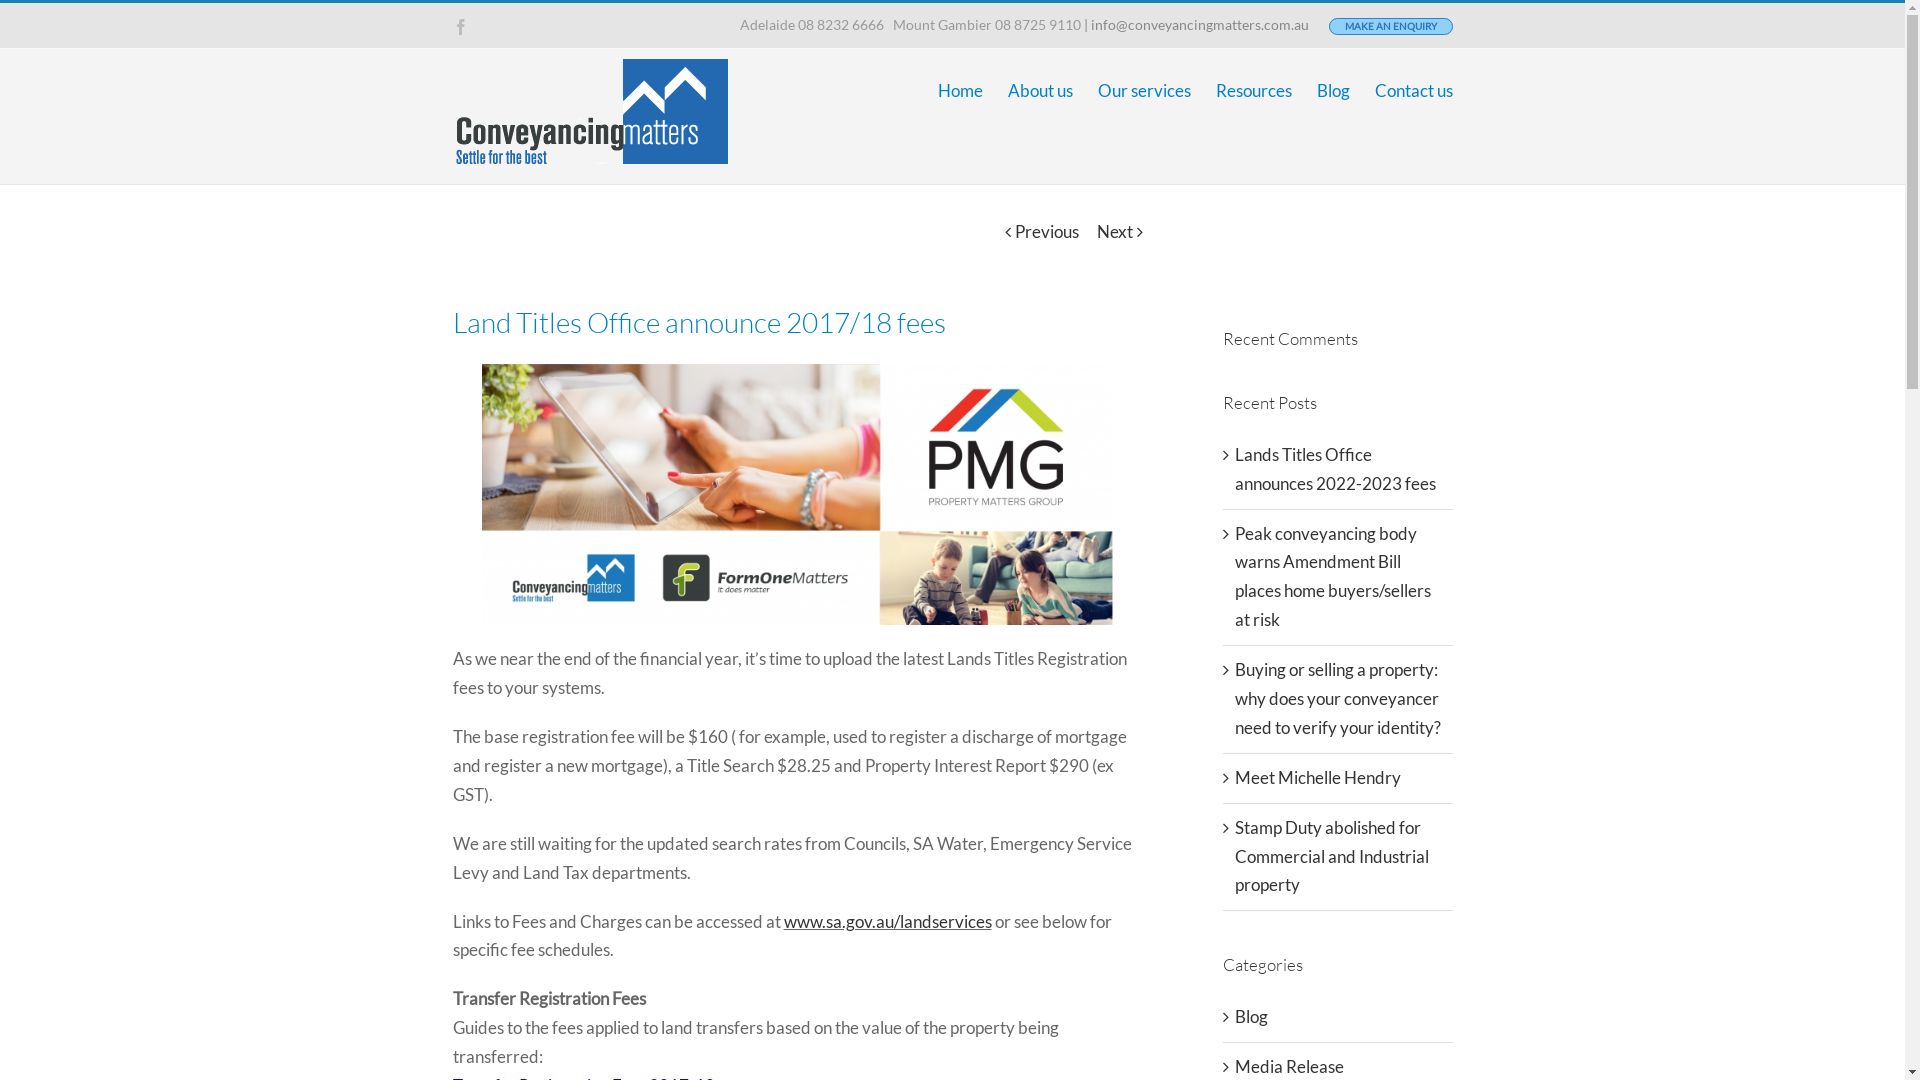 This screenshot has height=1080, width=1920. I want to click on 'Mount Gambier 08 8725 9110', so click(888, 24).